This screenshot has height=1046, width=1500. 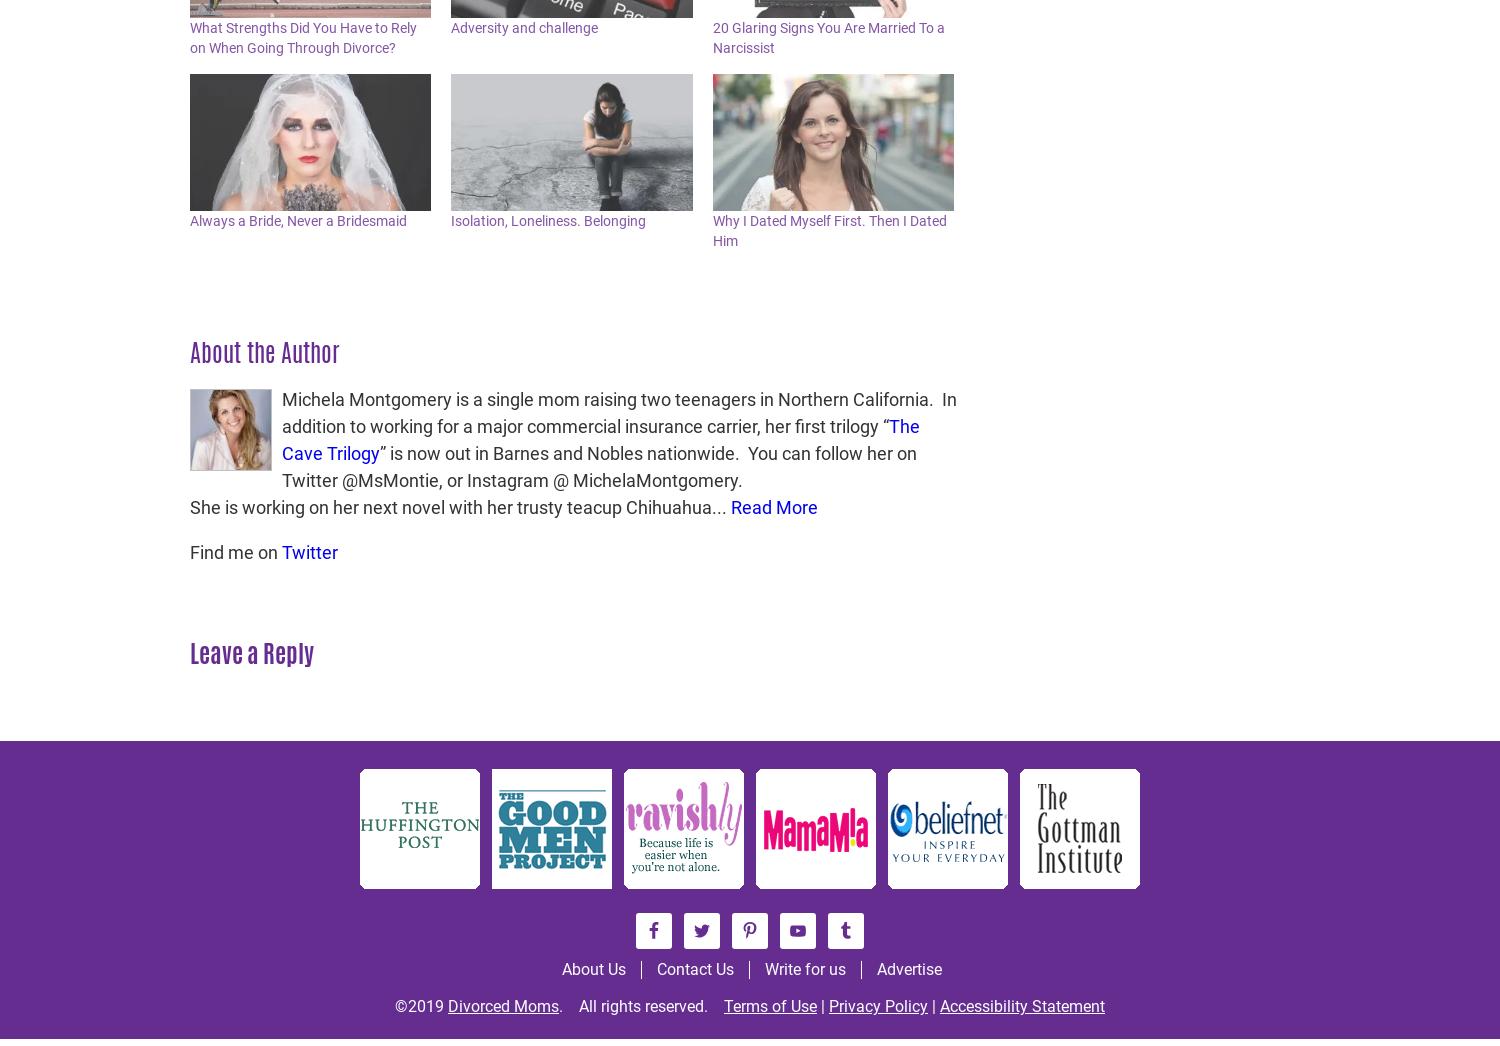 I want to click on '” is now out in Barnes and Nobles nationwide.  You can follow her on Twitter @MsMontie, or Instagram @ MichelaMontgomery.', so click(x=598, y=466).